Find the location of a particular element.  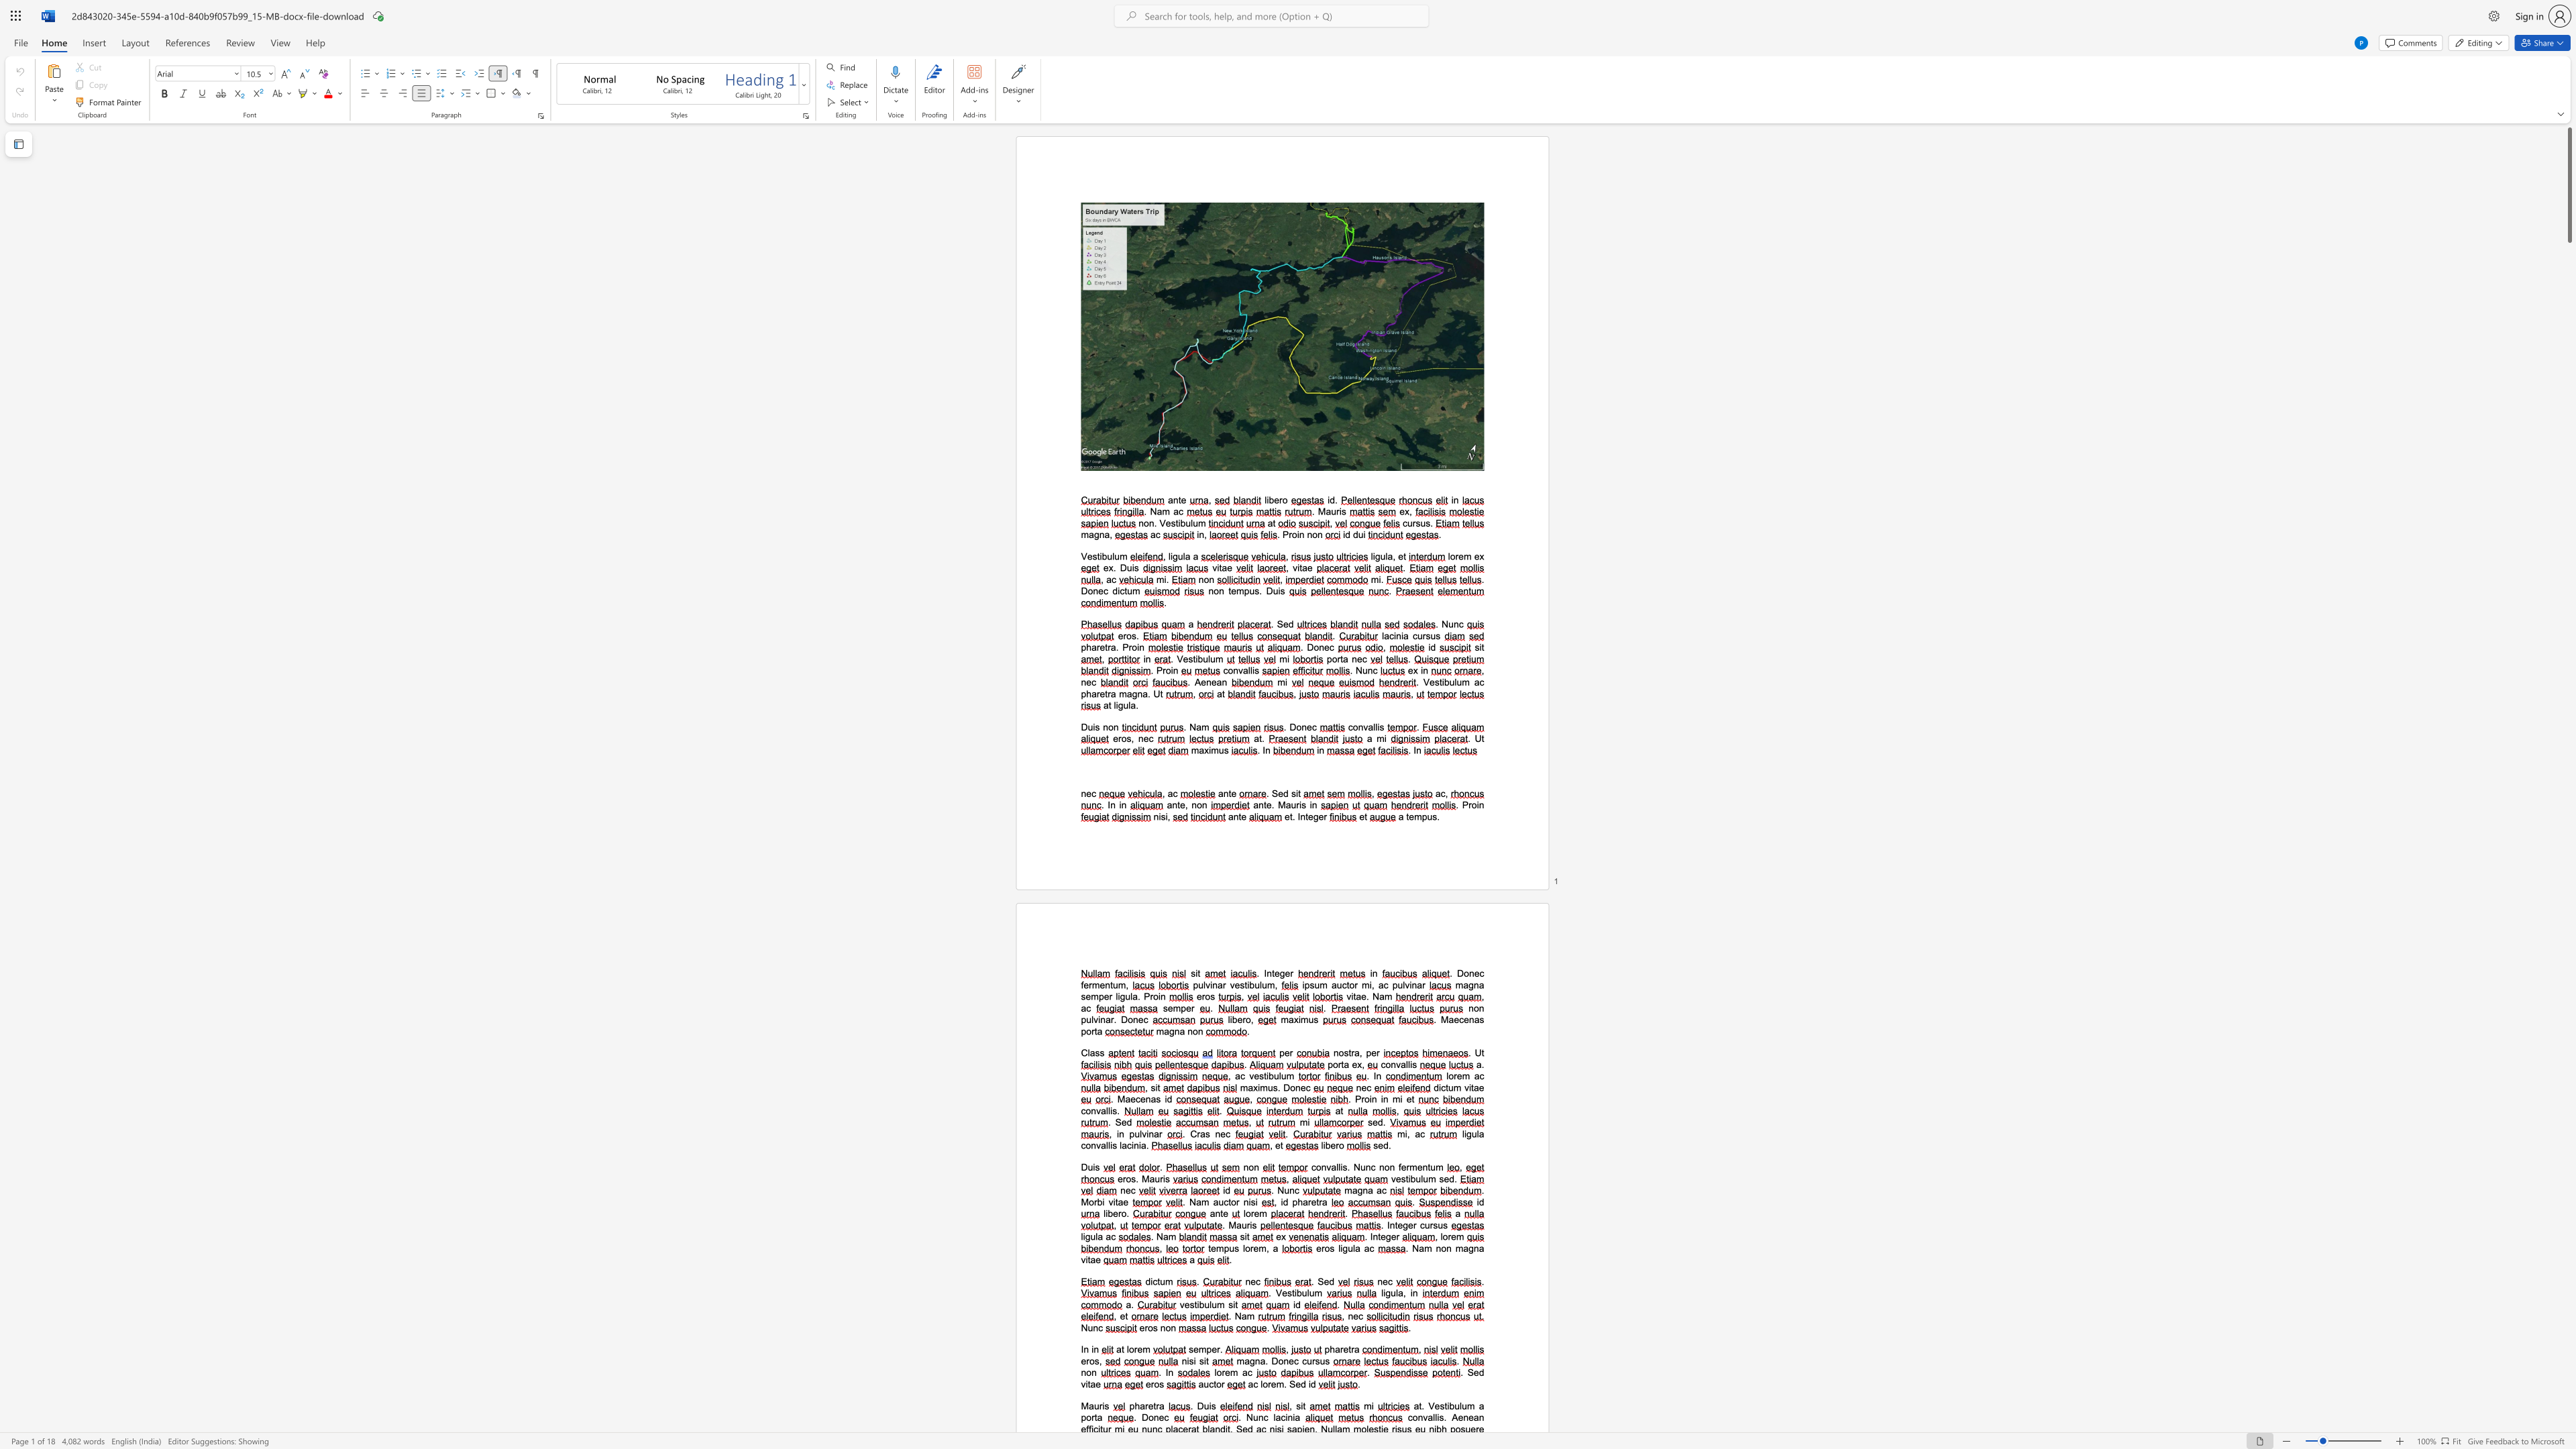

the space between the continuous character "u" and "m" in the text is located at coordinates (1453, 1087).